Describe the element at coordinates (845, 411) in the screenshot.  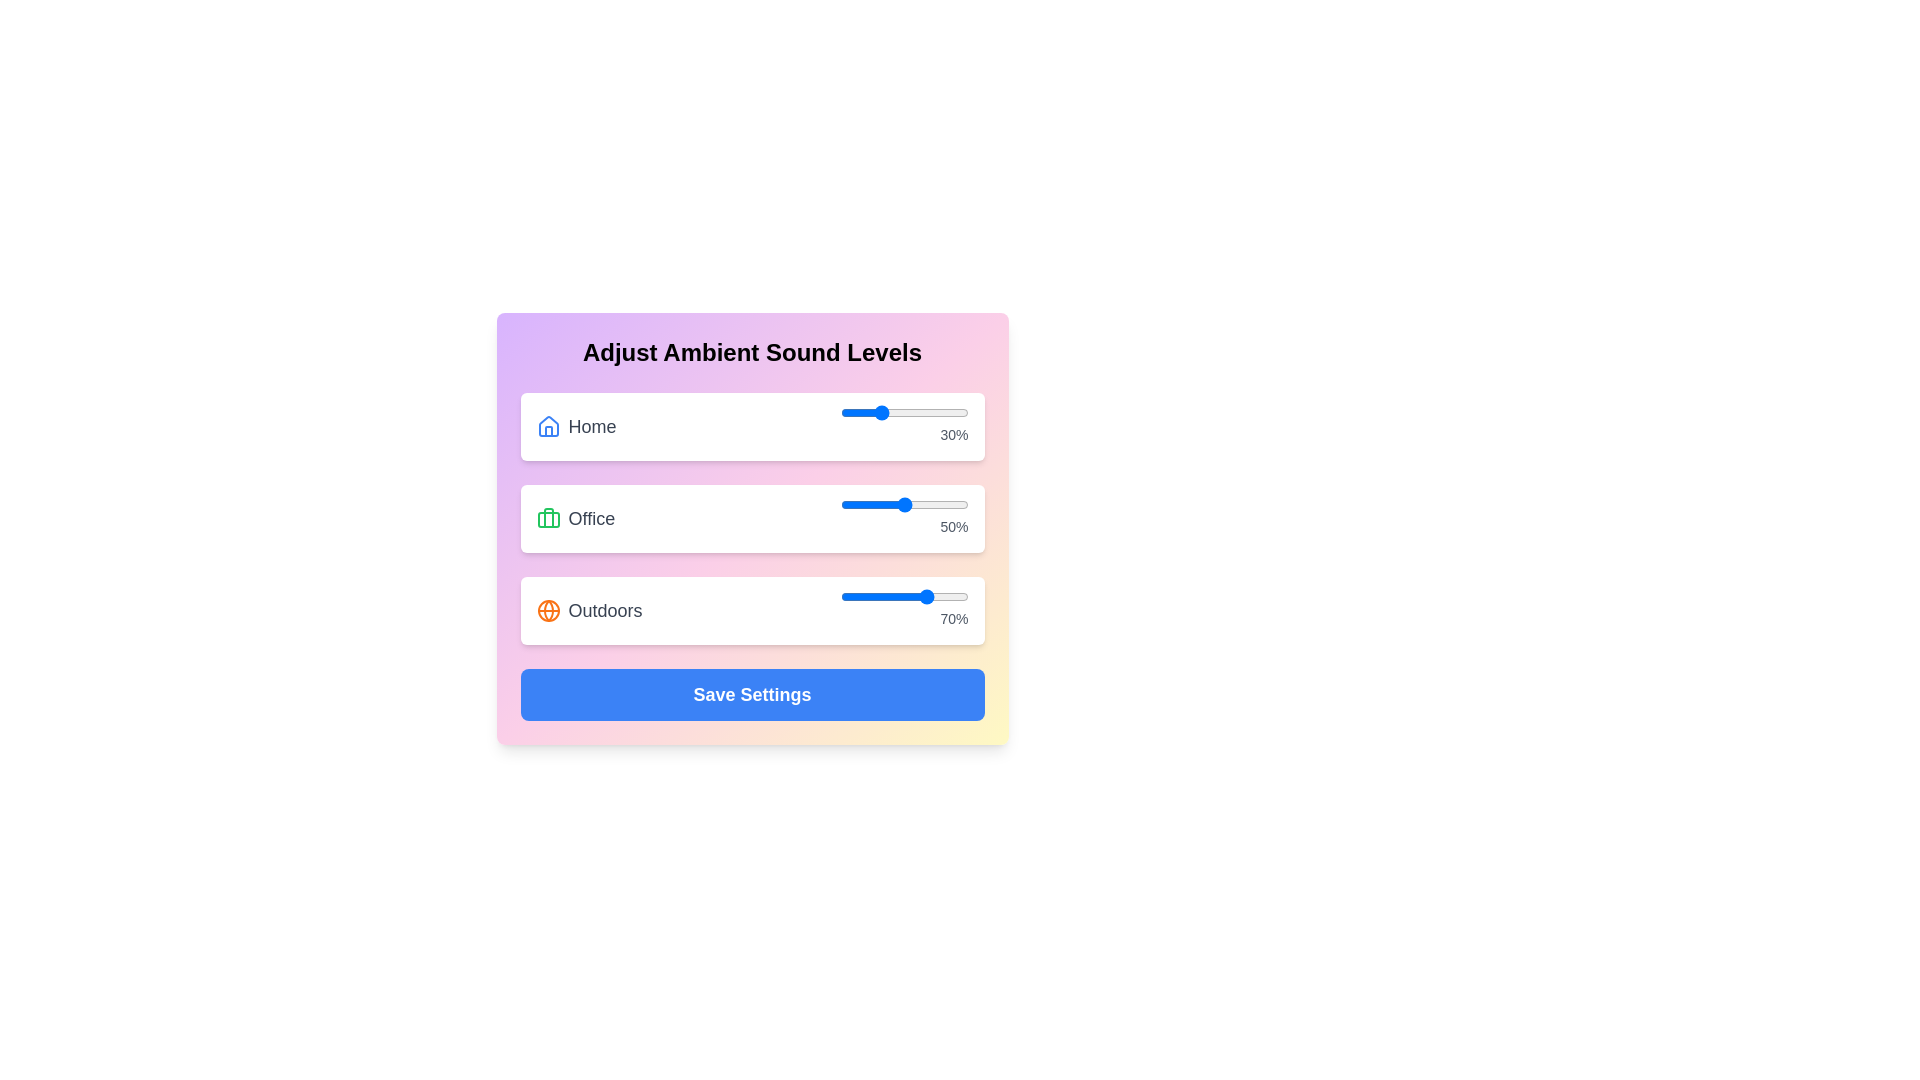
I see `the Home sound level slider to 4%` at that location.